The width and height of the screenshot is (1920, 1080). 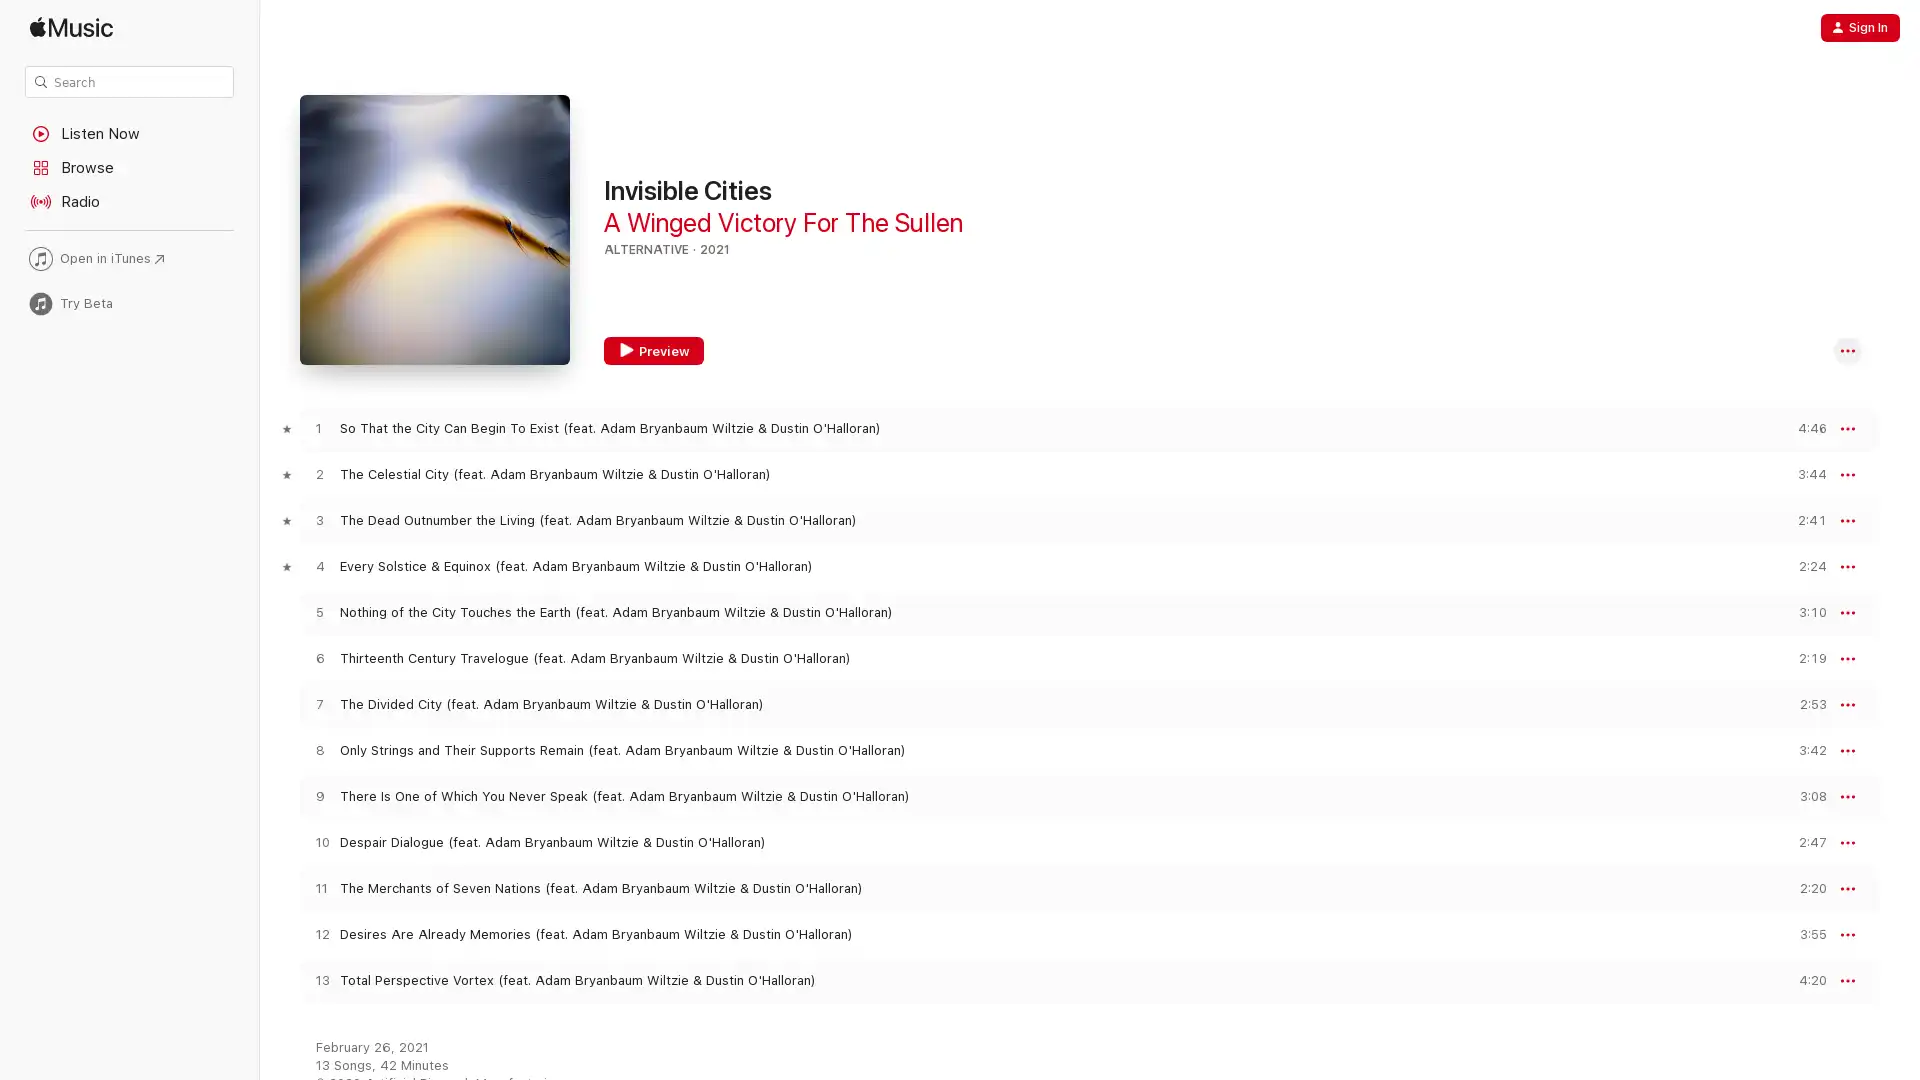 What do you see at coordinates (1847, 519) in the screenshot?
I see `More` at bounding box center [1847, 519].